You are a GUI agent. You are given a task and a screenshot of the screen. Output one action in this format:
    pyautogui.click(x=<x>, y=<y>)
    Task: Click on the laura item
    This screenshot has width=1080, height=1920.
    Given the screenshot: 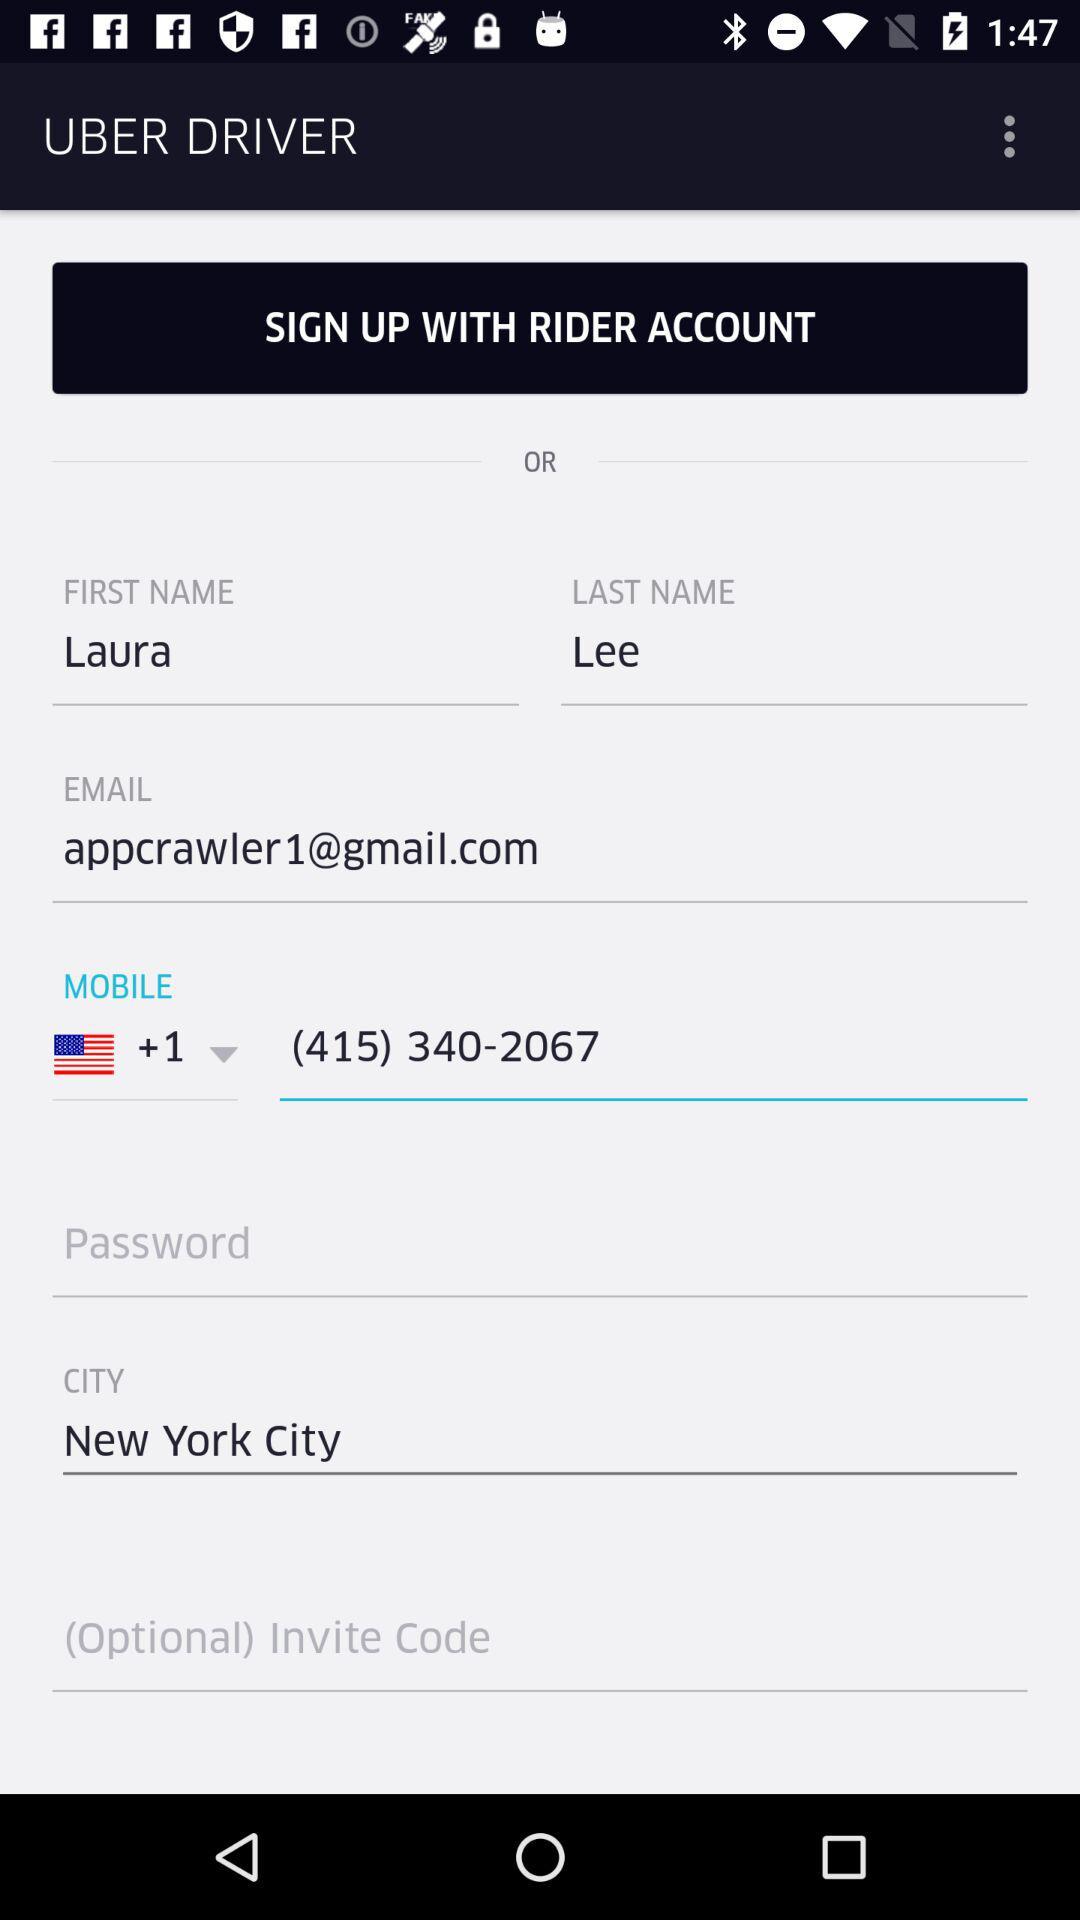 What is the action you would take?
    pyautogui.click(x=285, y=660)
    